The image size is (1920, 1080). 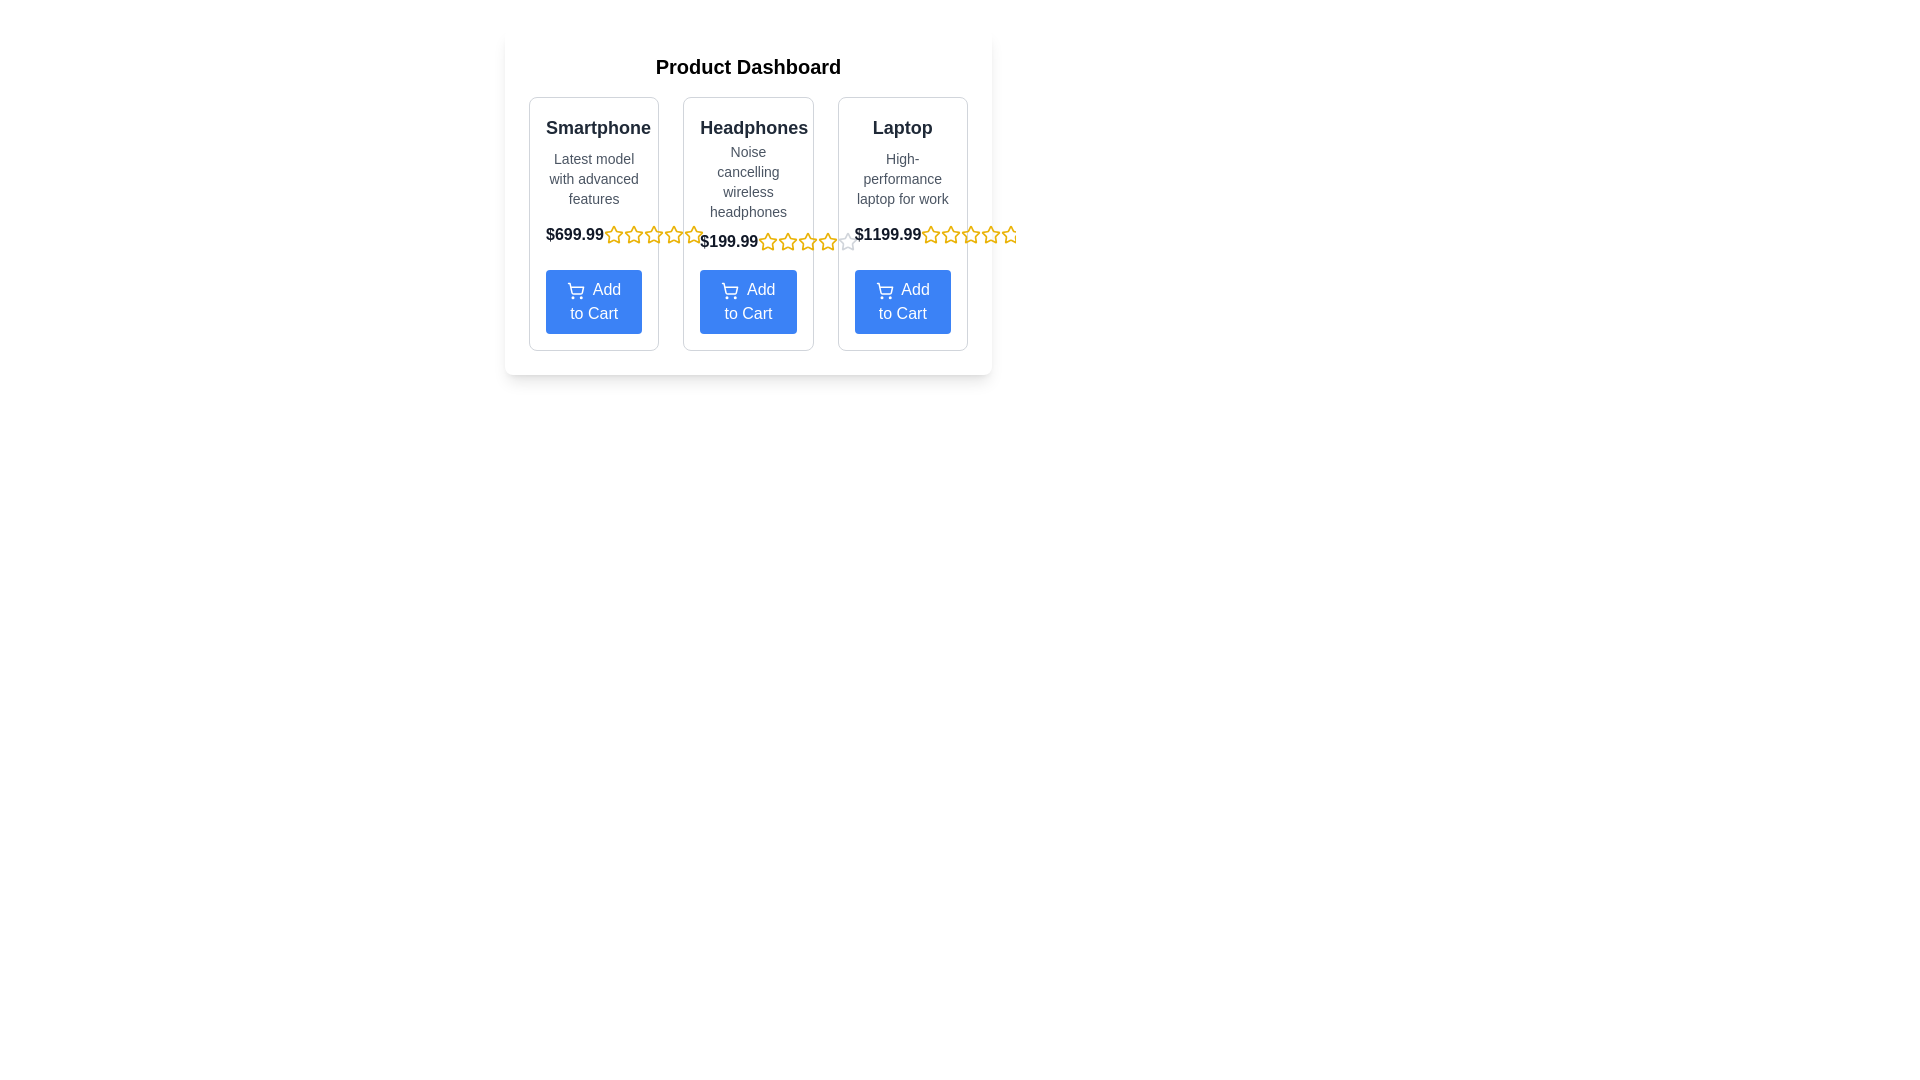 I want to click on the second rating star under the 'Headphones' section, so click(x=693, y=233).